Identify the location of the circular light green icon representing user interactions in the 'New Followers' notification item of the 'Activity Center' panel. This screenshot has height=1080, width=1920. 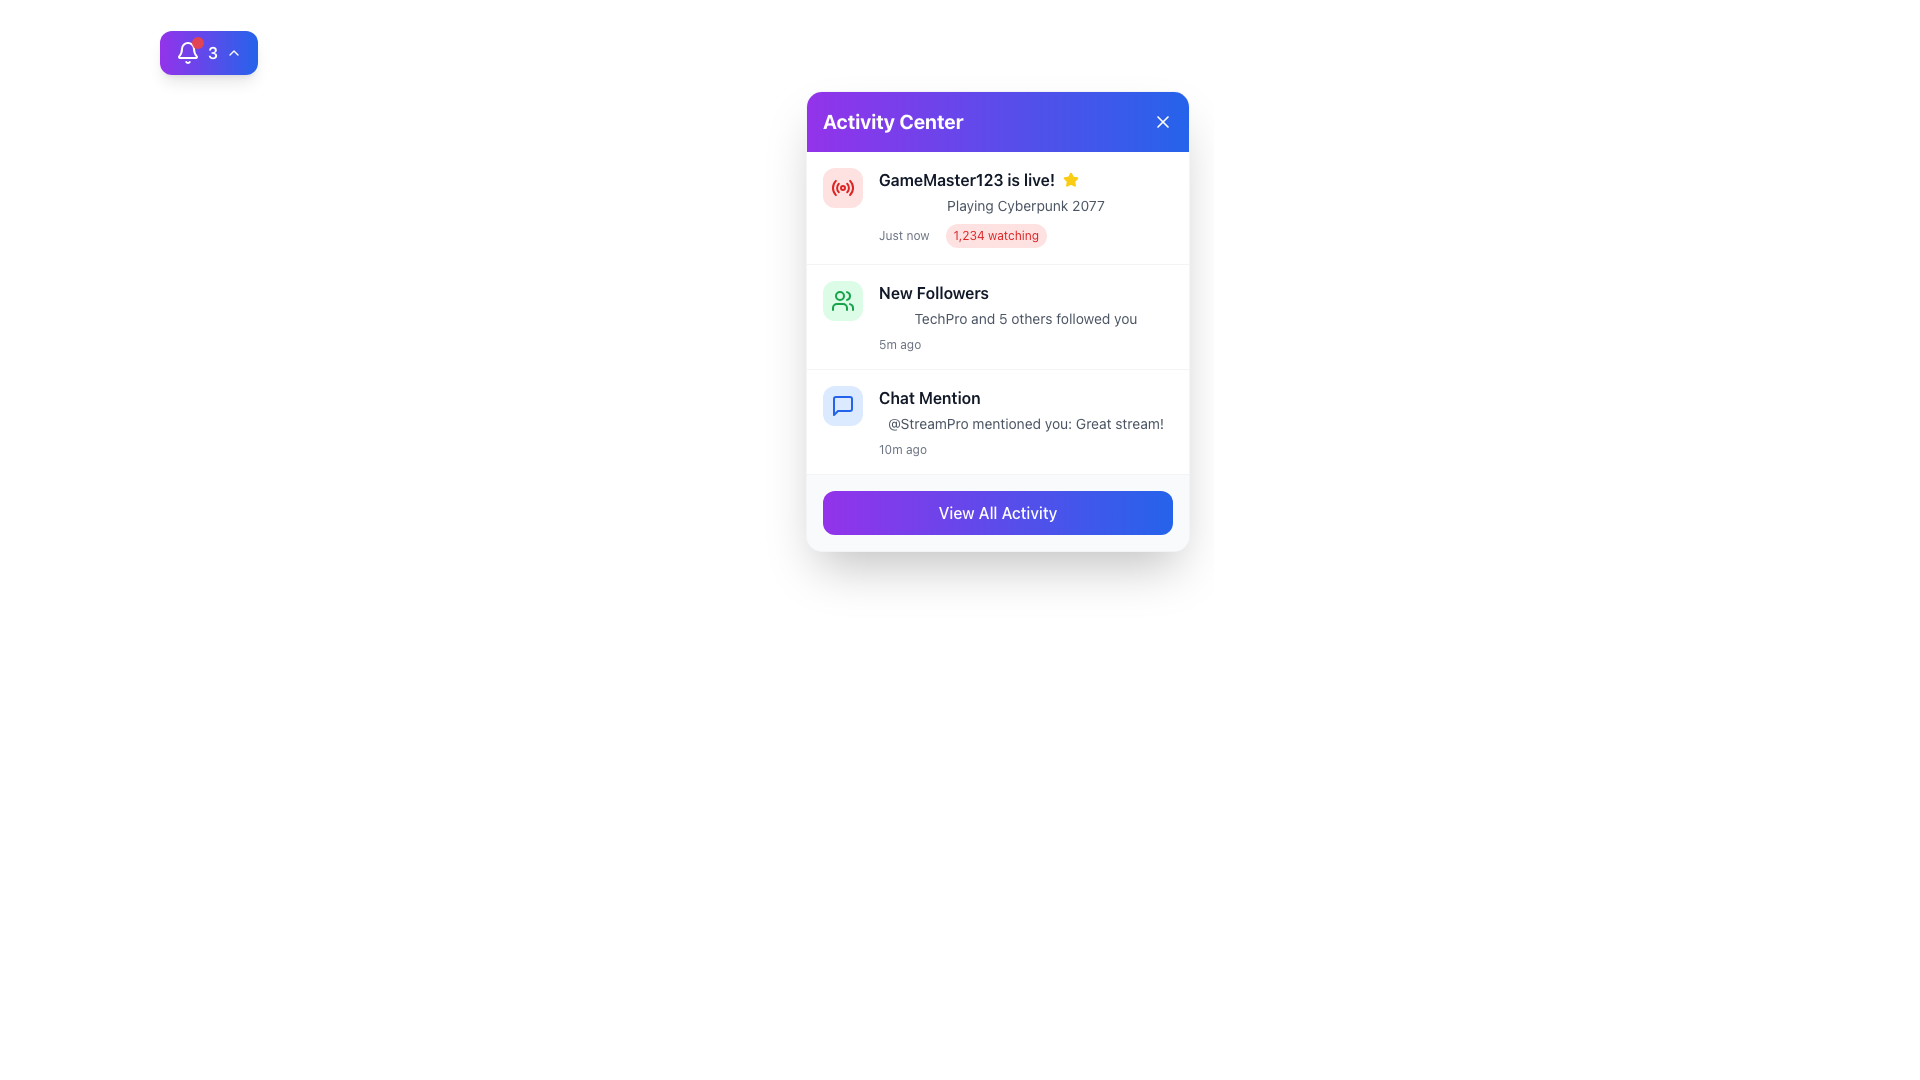
(843, 300).